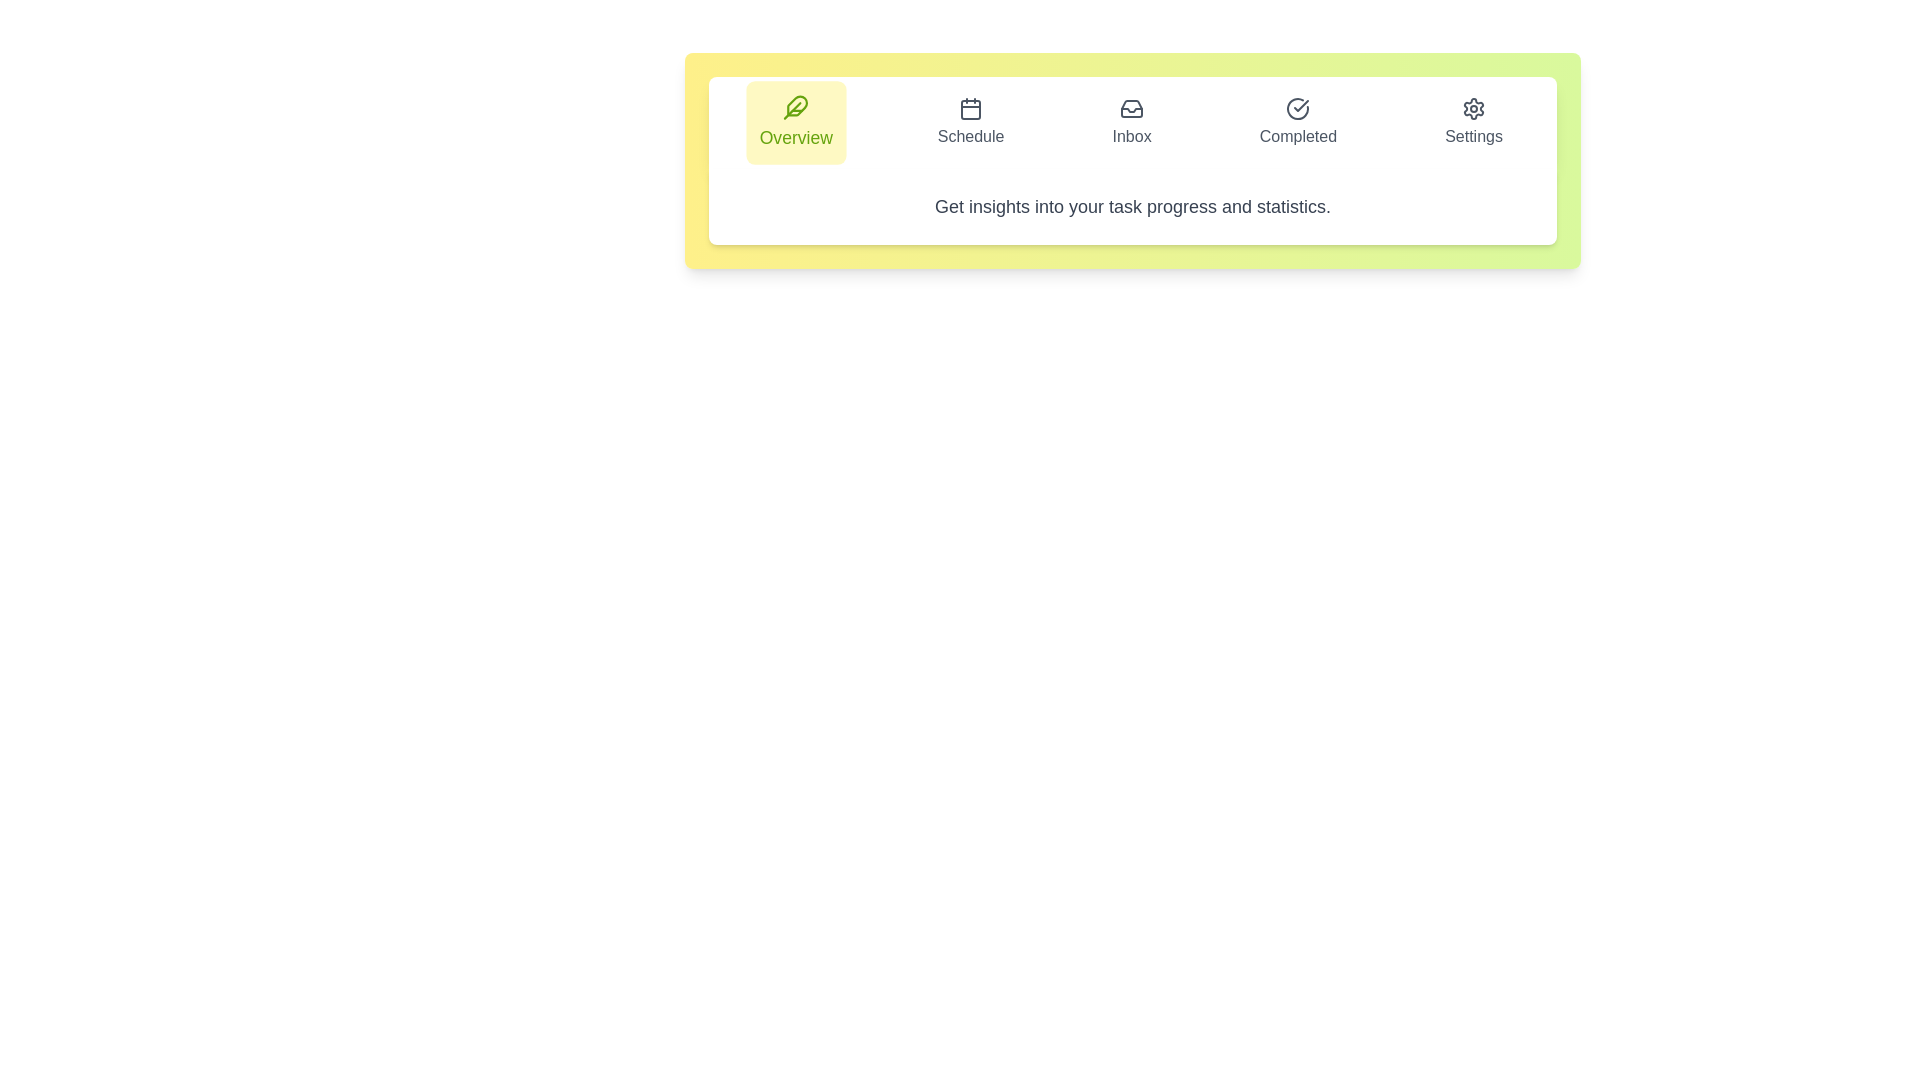 Image resolution: width=1920 pixels, height=1080 pixels. What do you see at coordinates (795, 123) in the screenshot?
I see `the tab labeled Overview` at bounding box center [795, 123].